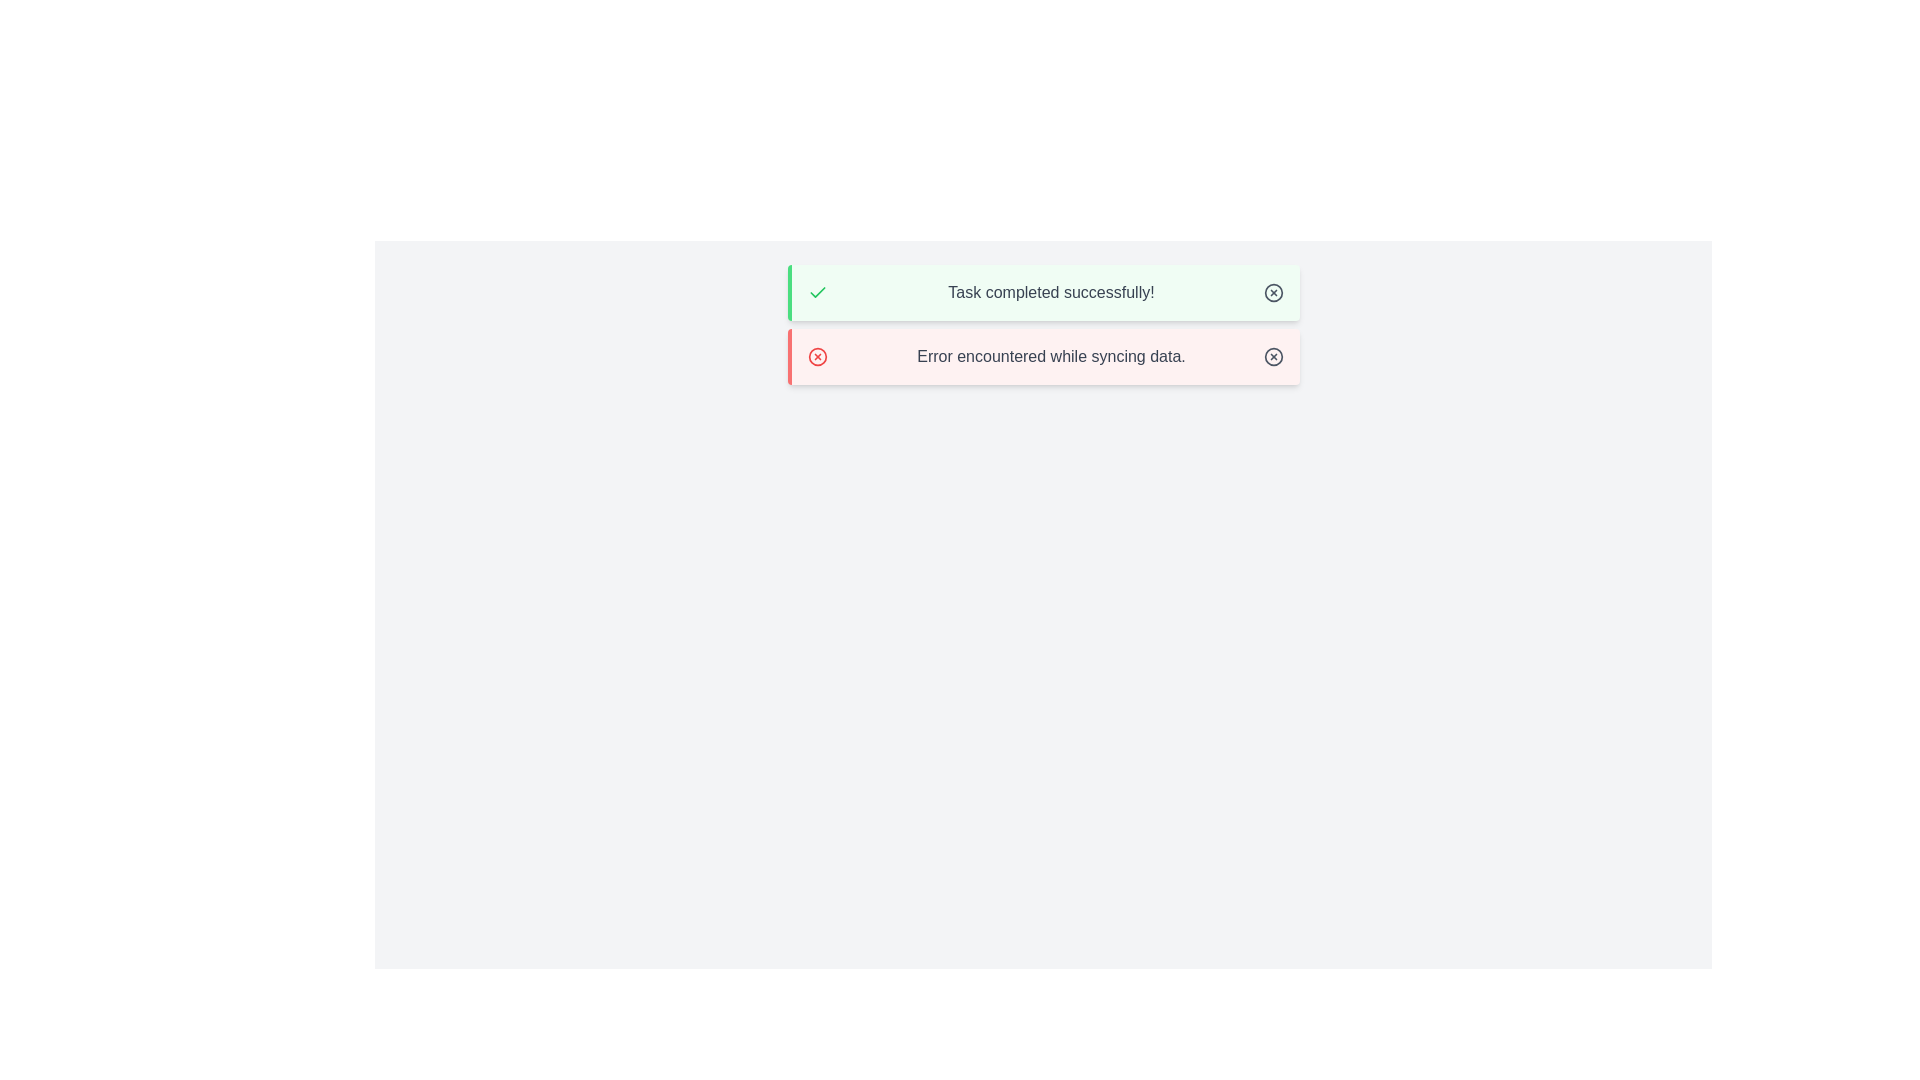  Describe the element at coordinates (1272, 293) in the screenshot. I see `the dismiss button located at the far-right end of the notification bar that displays the message 'Task completed successfully!'` at that location.